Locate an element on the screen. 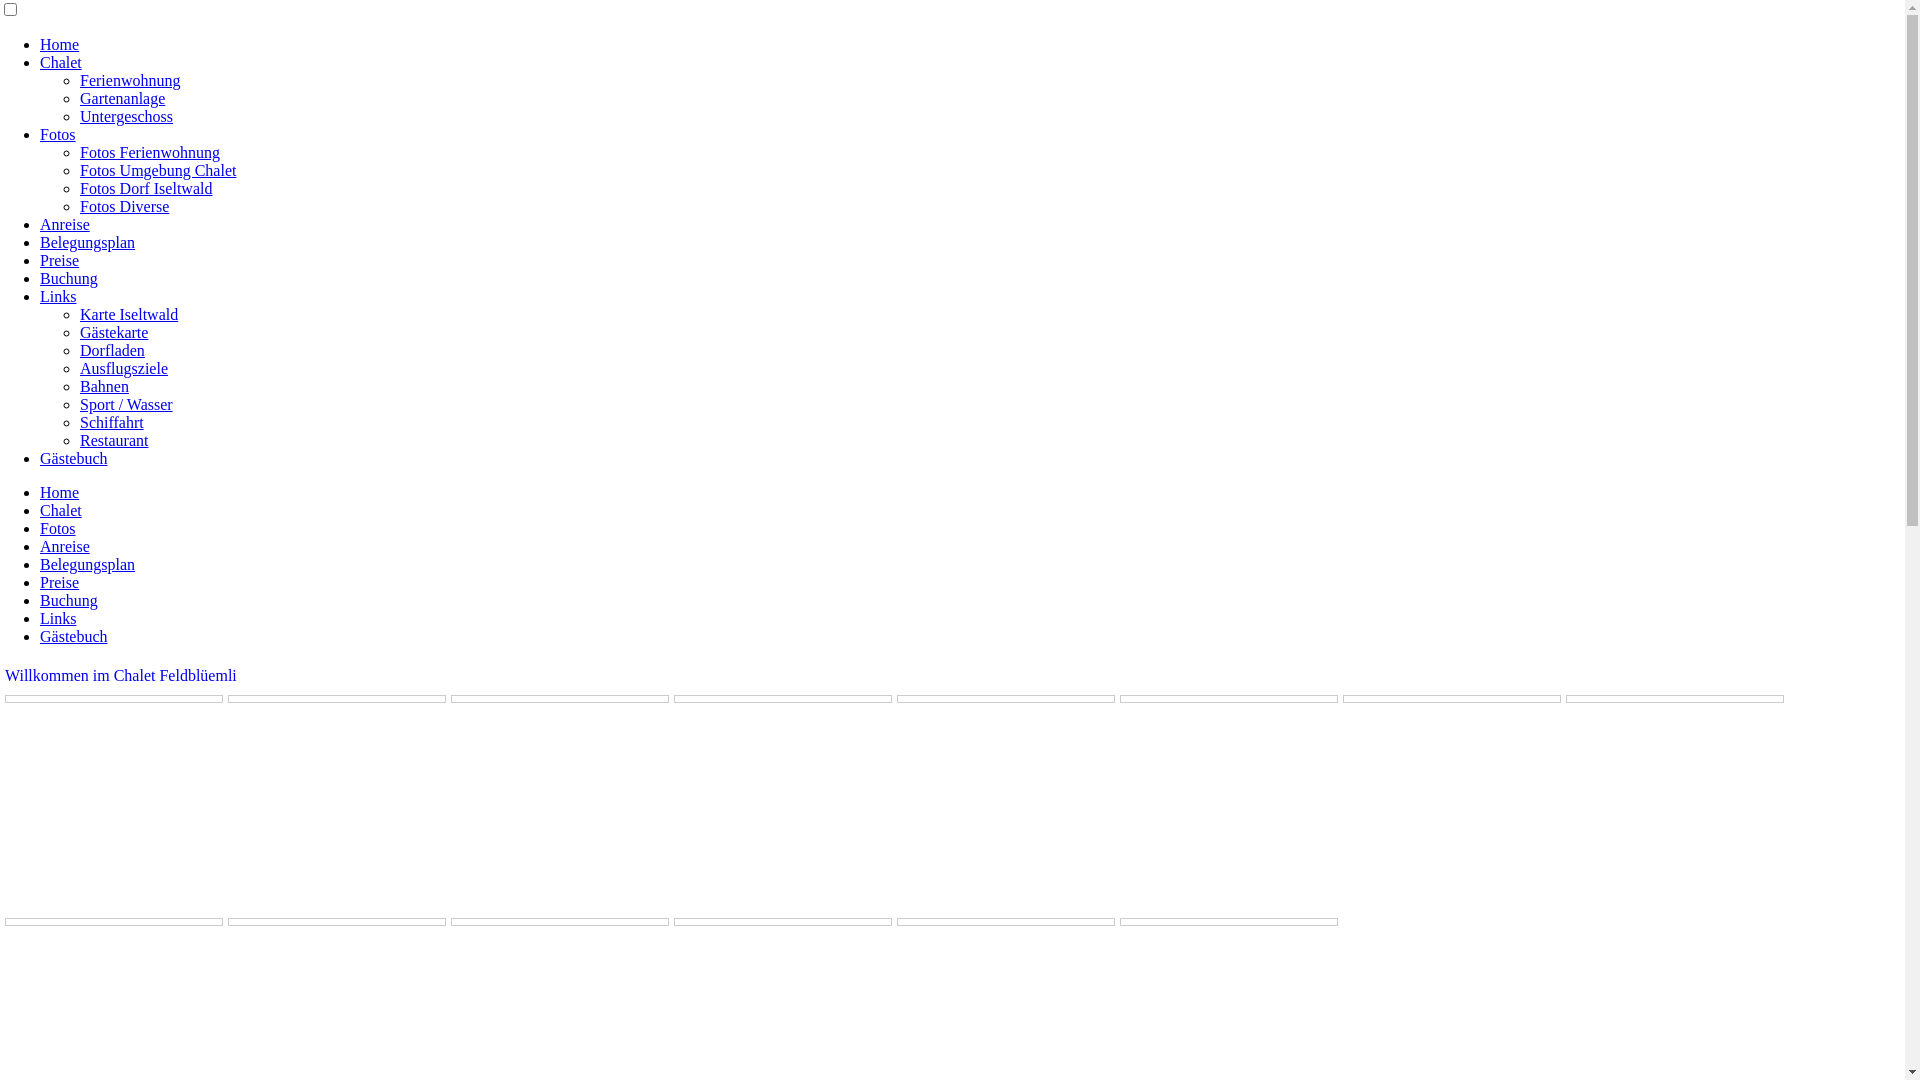 This screenshot has height=1080, width=1920. 'Fotos' is located at coordinates (39, 134).